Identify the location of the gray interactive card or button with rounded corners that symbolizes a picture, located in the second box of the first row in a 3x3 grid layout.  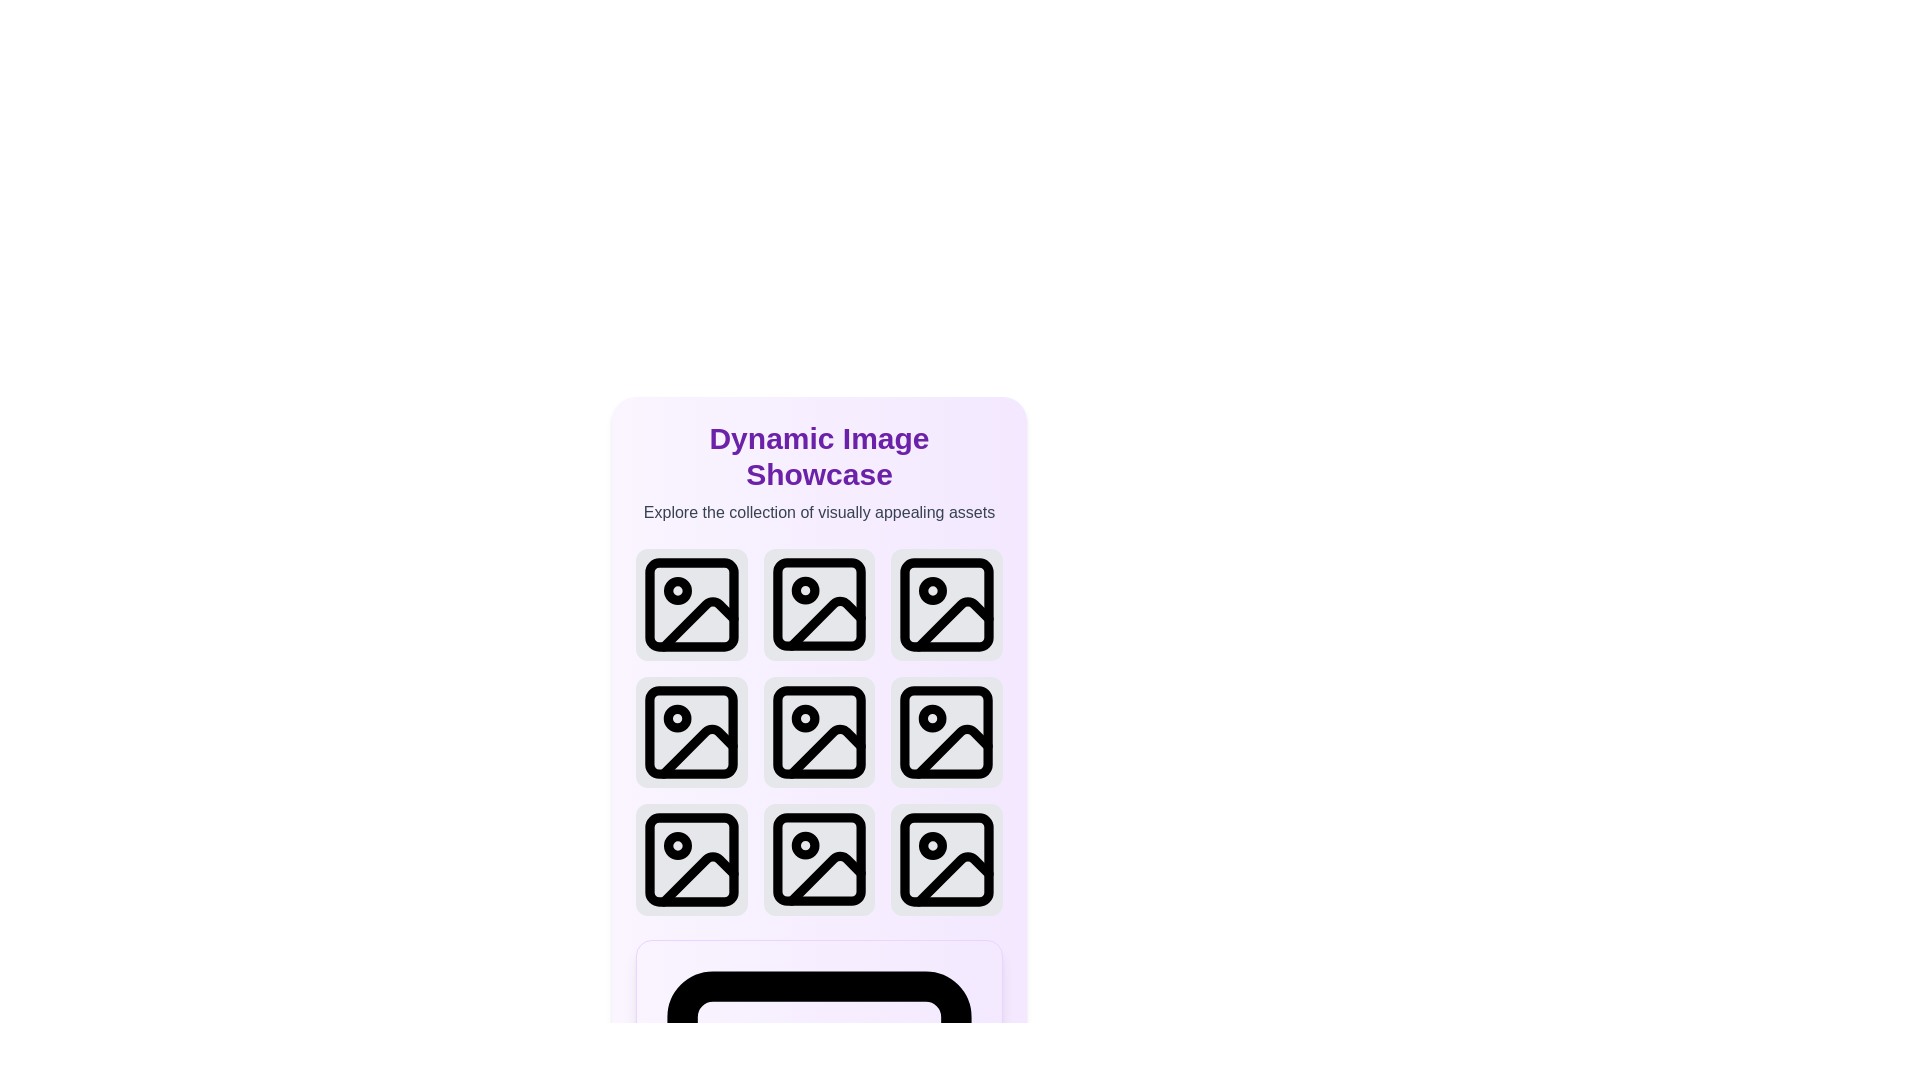
(819, 603).